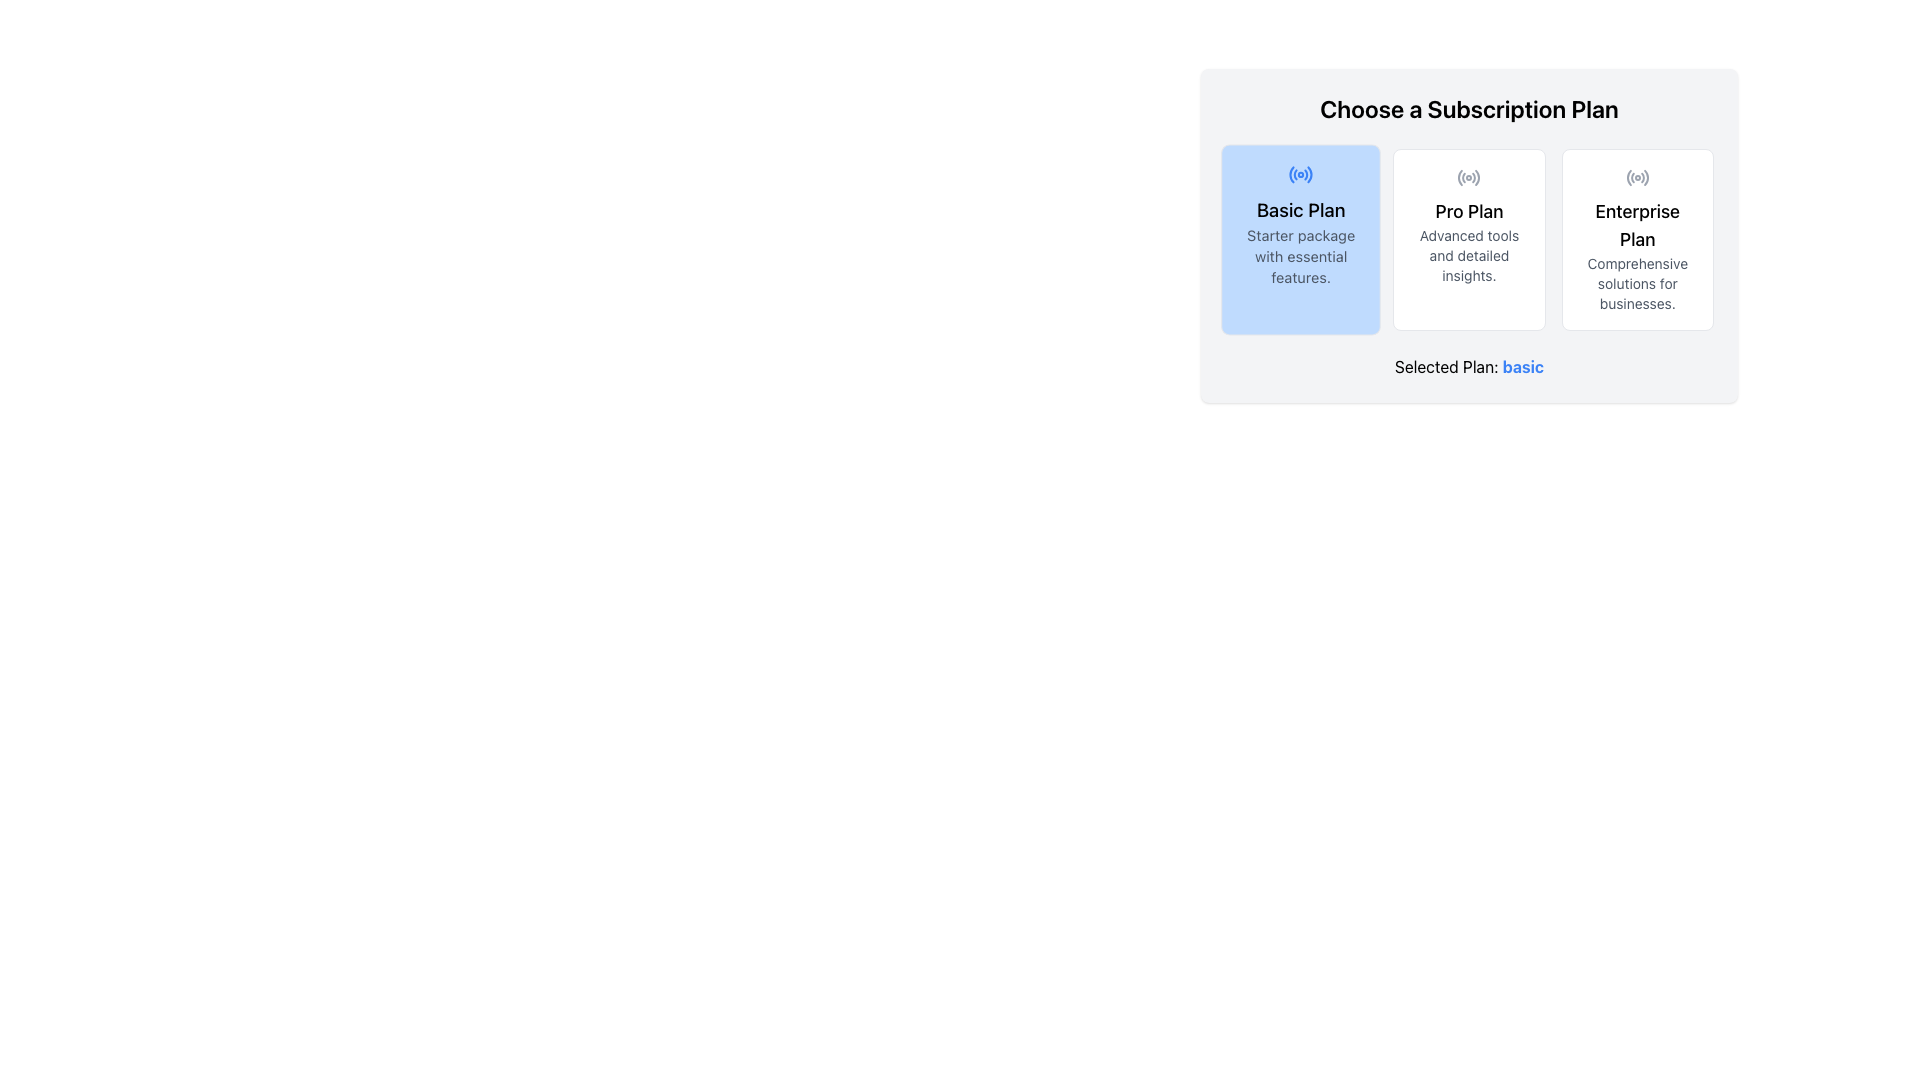  I want to click on the bold blue text labeled 'basic' which is part of the phrase 'Selected Plan: basic', located at the bottom of the subscription plan selection section, so click(1522, 366).